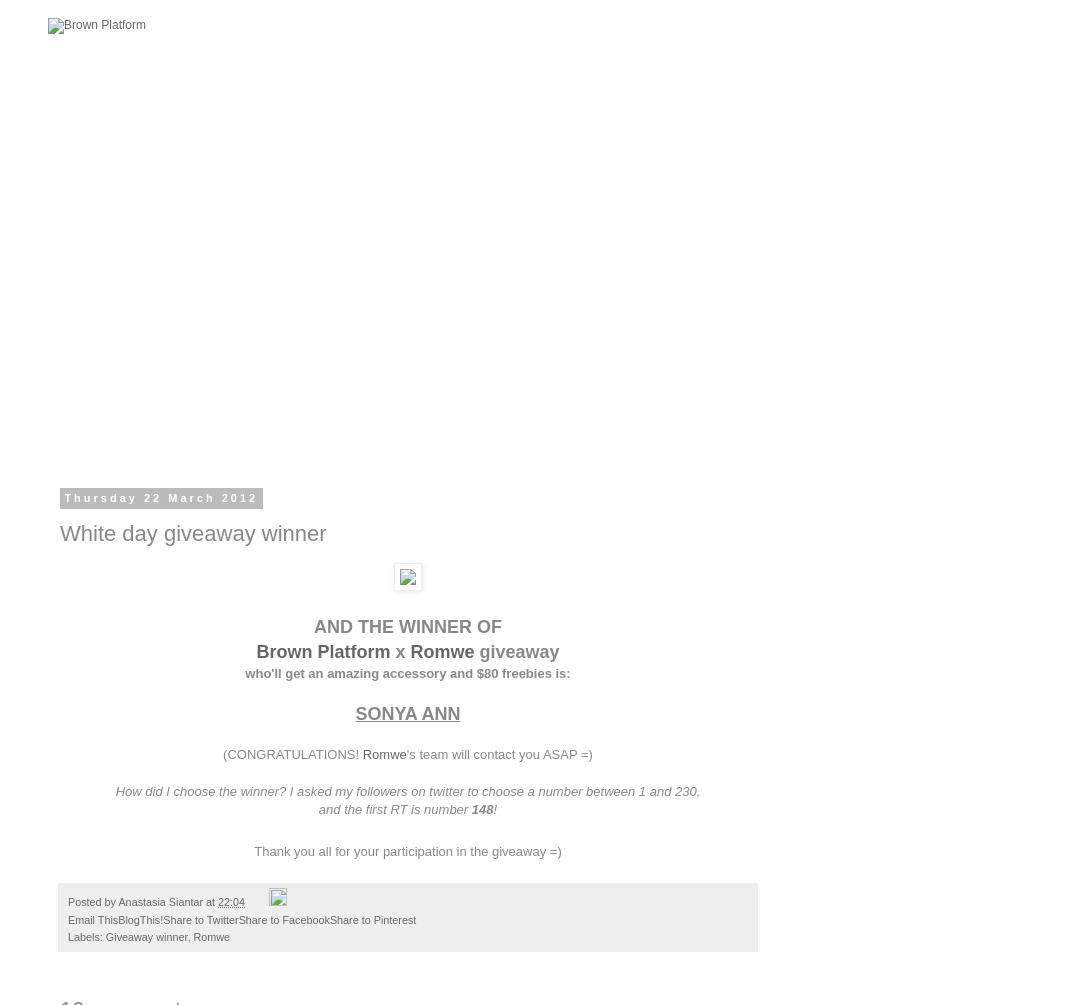 The width and height of the screenshot is (1078, 1005). Describe the element at coordinates (389, 650) in the screenshot. I see `'x'` at that location.